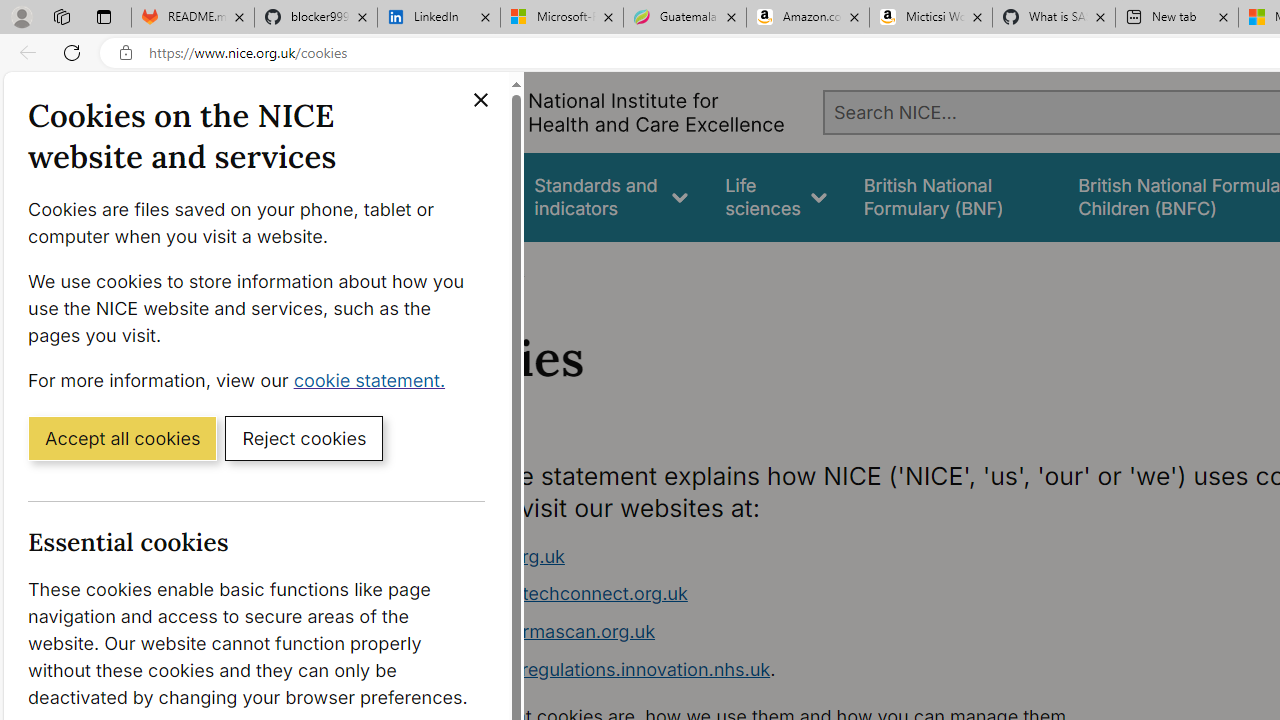  I want to click on 'Reject cookies', so click(303, 436).